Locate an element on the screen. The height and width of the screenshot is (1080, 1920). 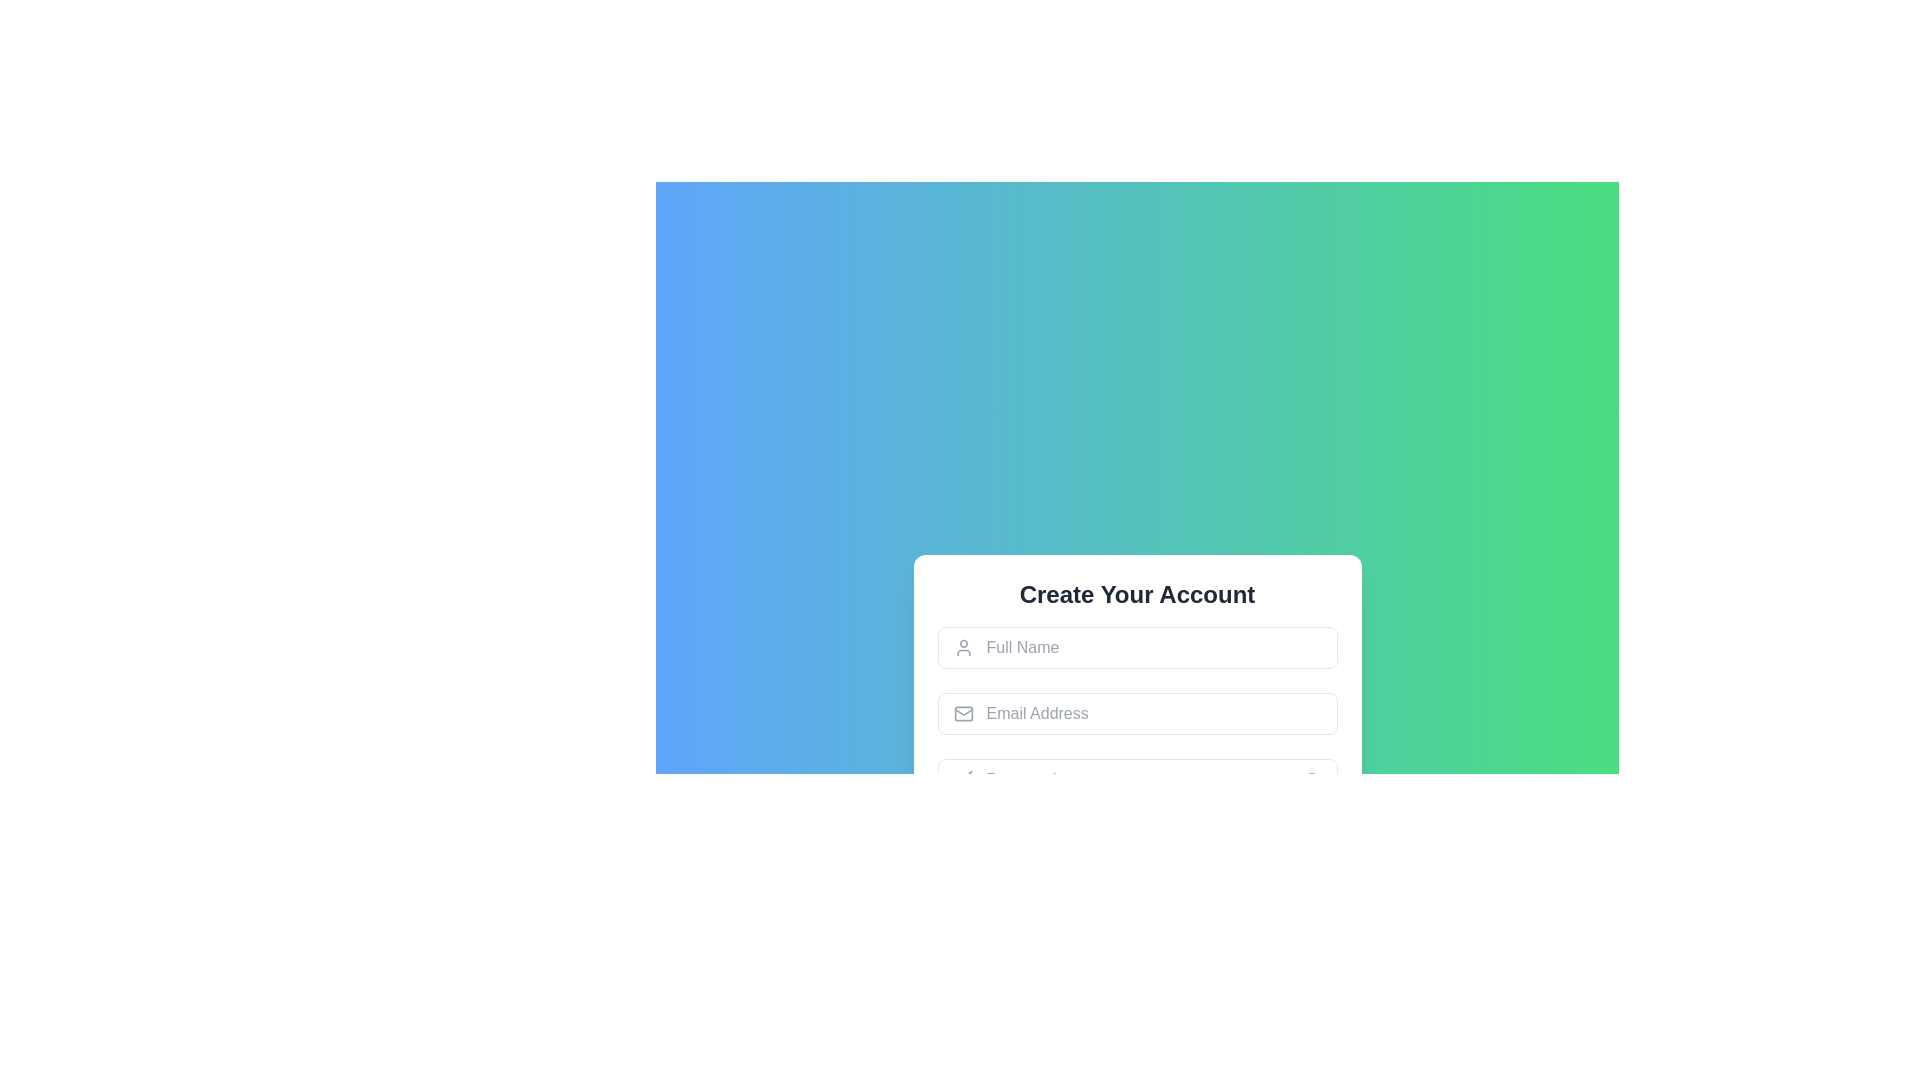
the user silhouette icon located on the left side of the 'Full Name' text input field in the user registration form is located at coordinates (963, 648).